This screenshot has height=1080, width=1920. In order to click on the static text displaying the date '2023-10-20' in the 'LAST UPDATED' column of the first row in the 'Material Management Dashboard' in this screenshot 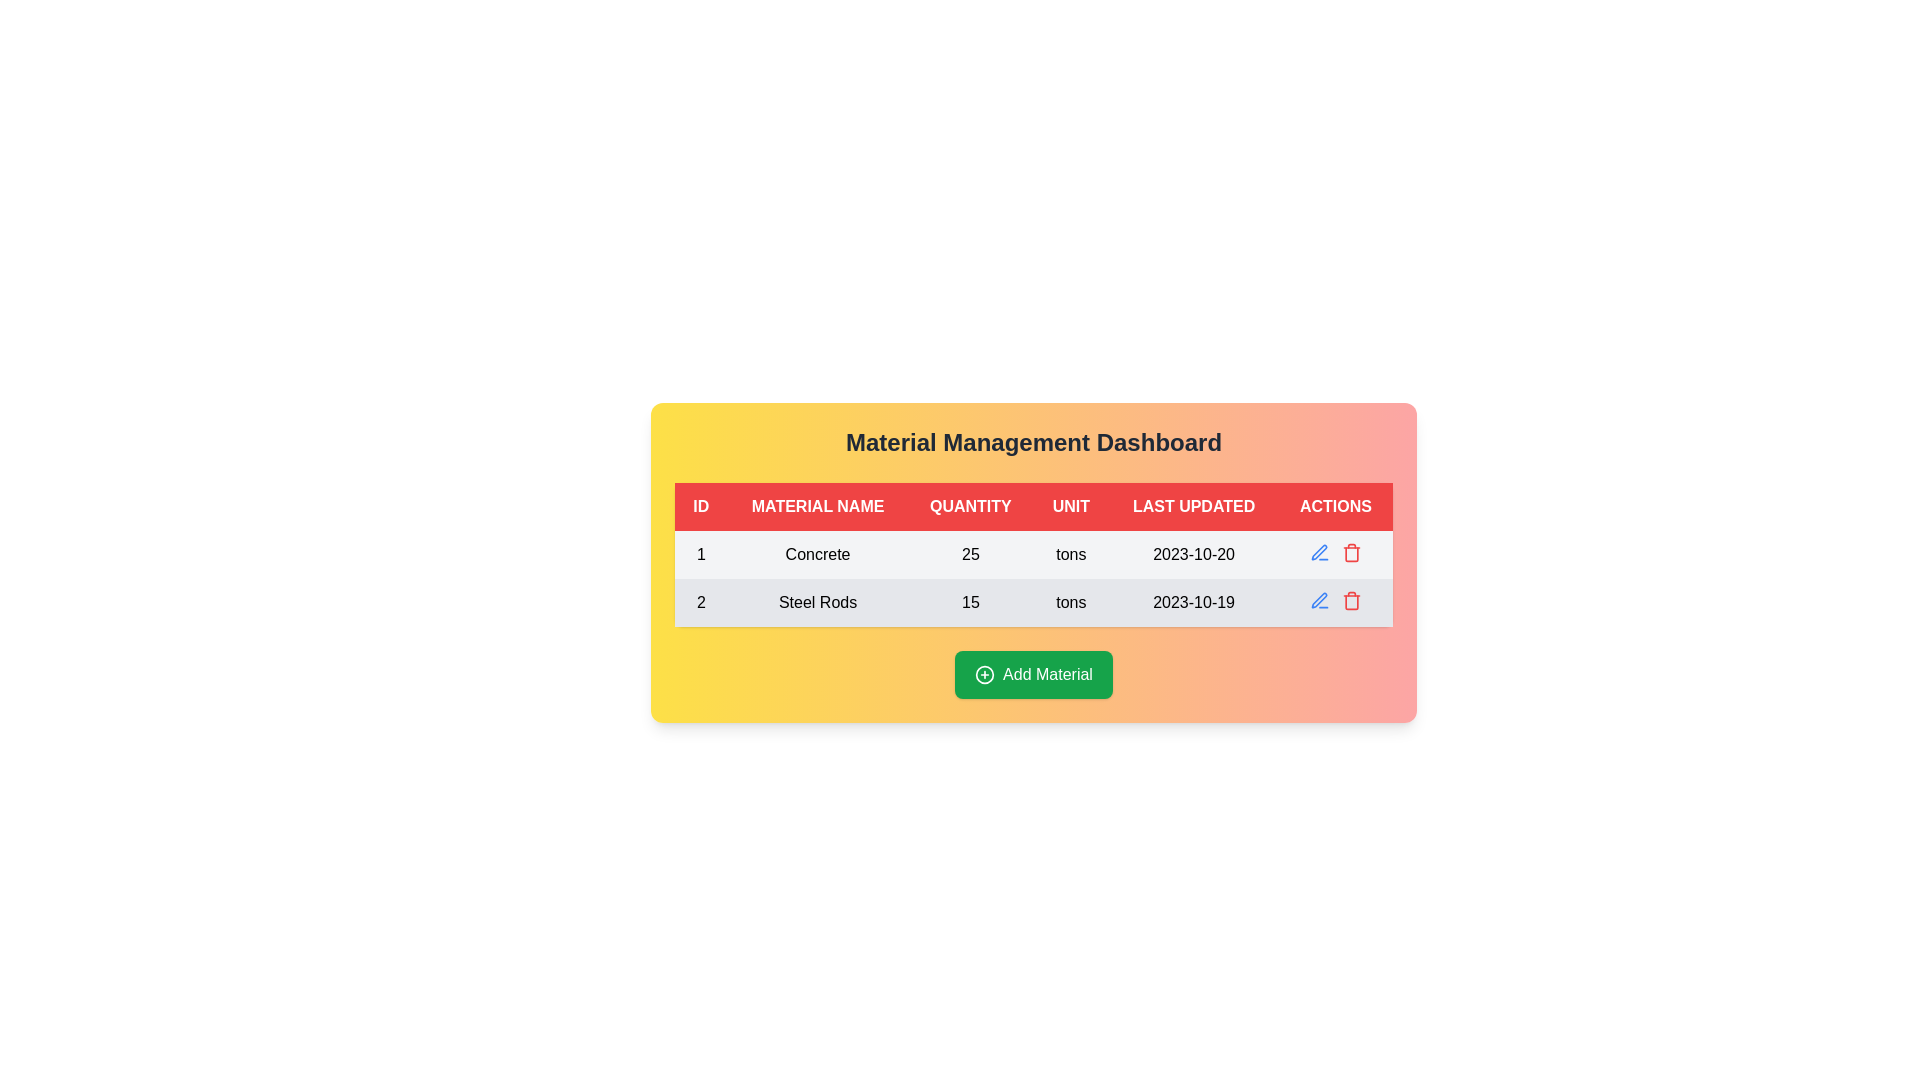, I will do `click(1194, 555)`.